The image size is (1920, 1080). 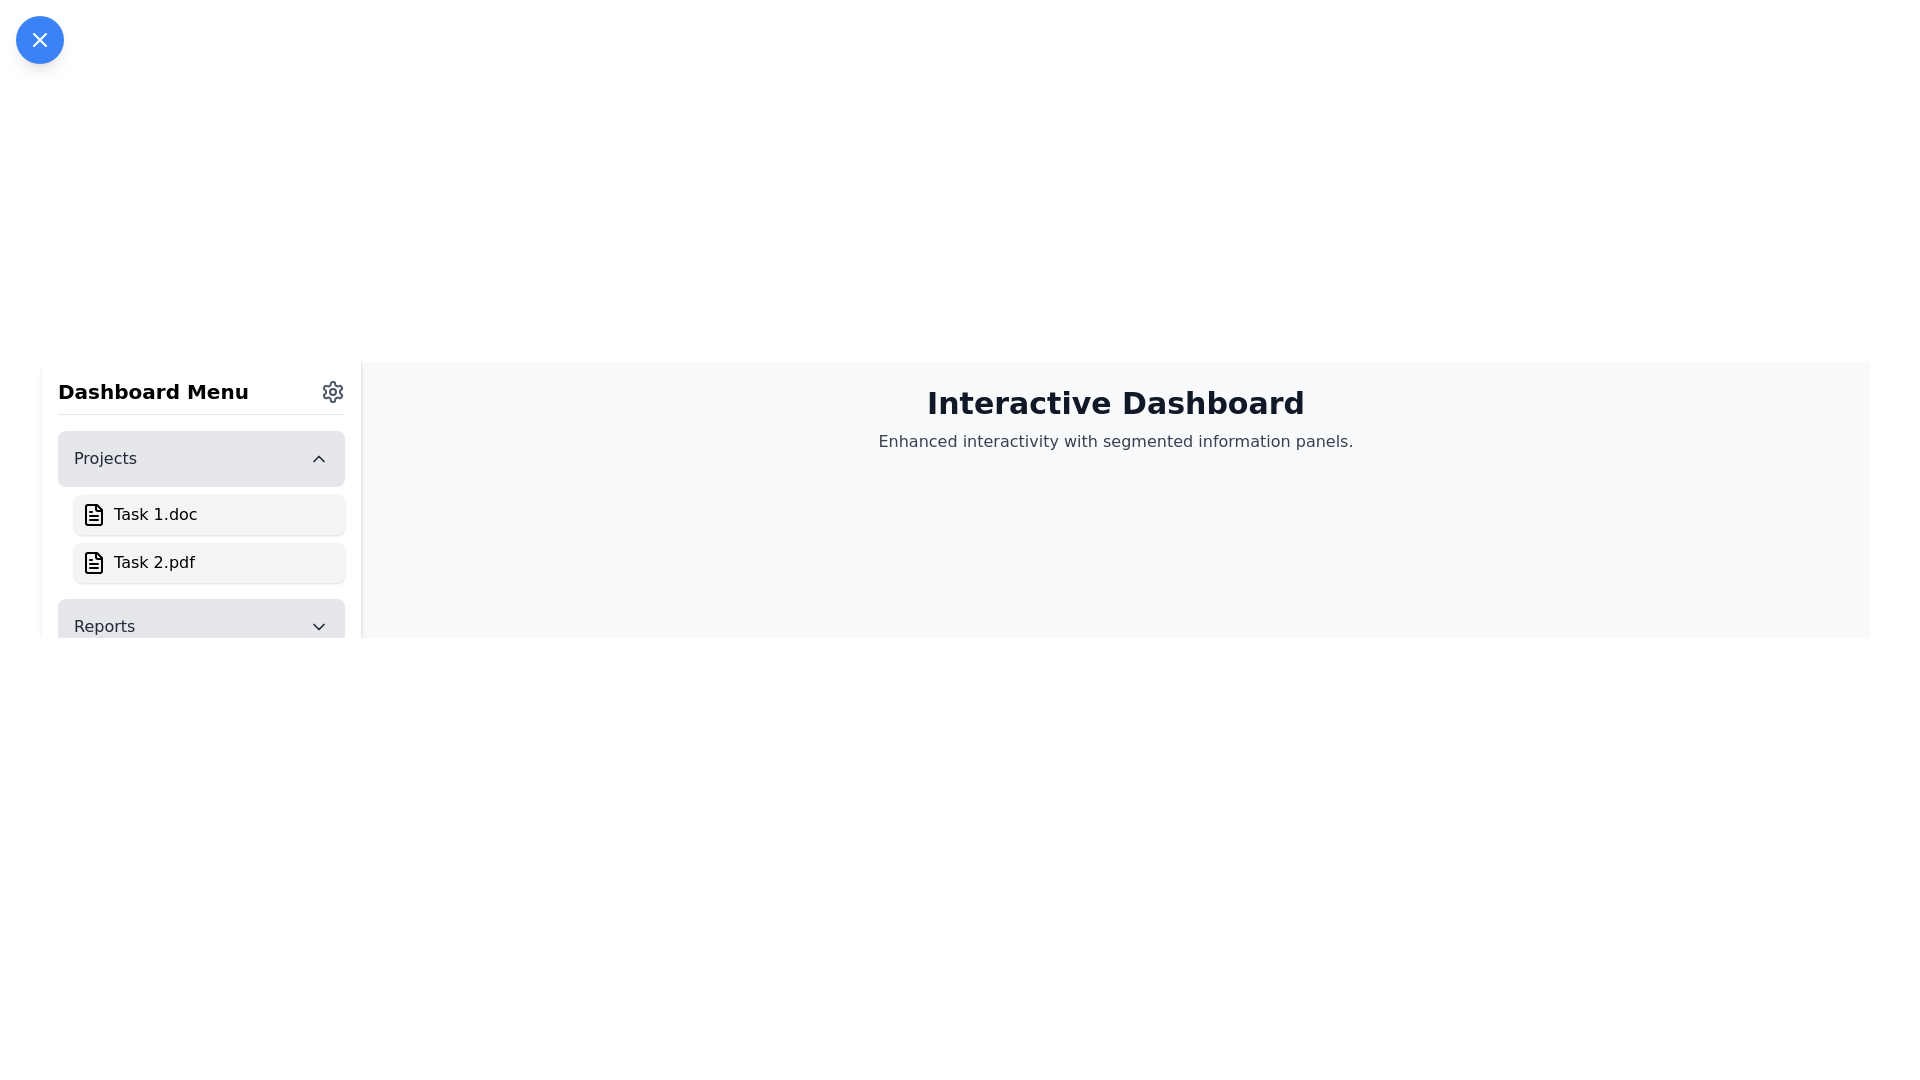 I want to click on the collapsible menu button under 'Dashboard Menu', so click(x=201, y=459).